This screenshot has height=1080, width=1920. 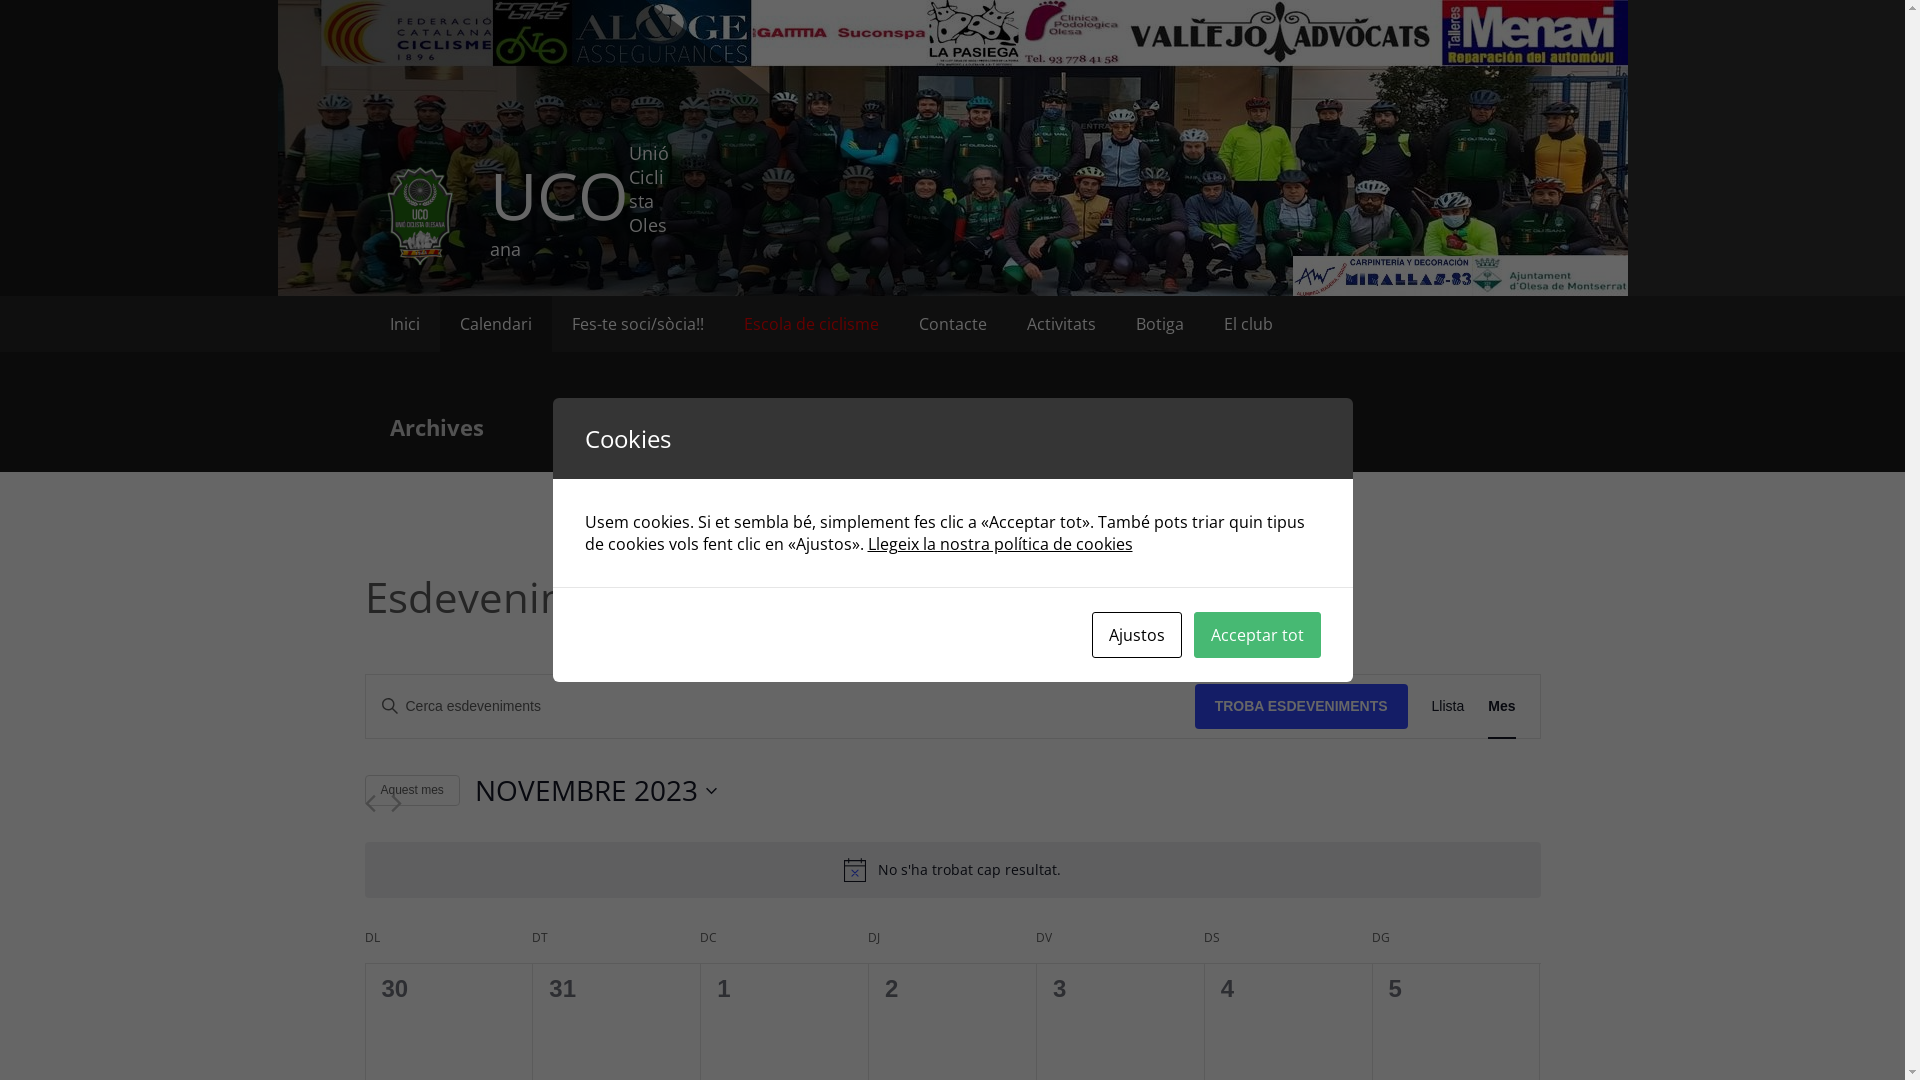 What do you see at coordinates (950, 323) in the screenshot?
I see `'Contacte'` at bounding box center [950, 323].